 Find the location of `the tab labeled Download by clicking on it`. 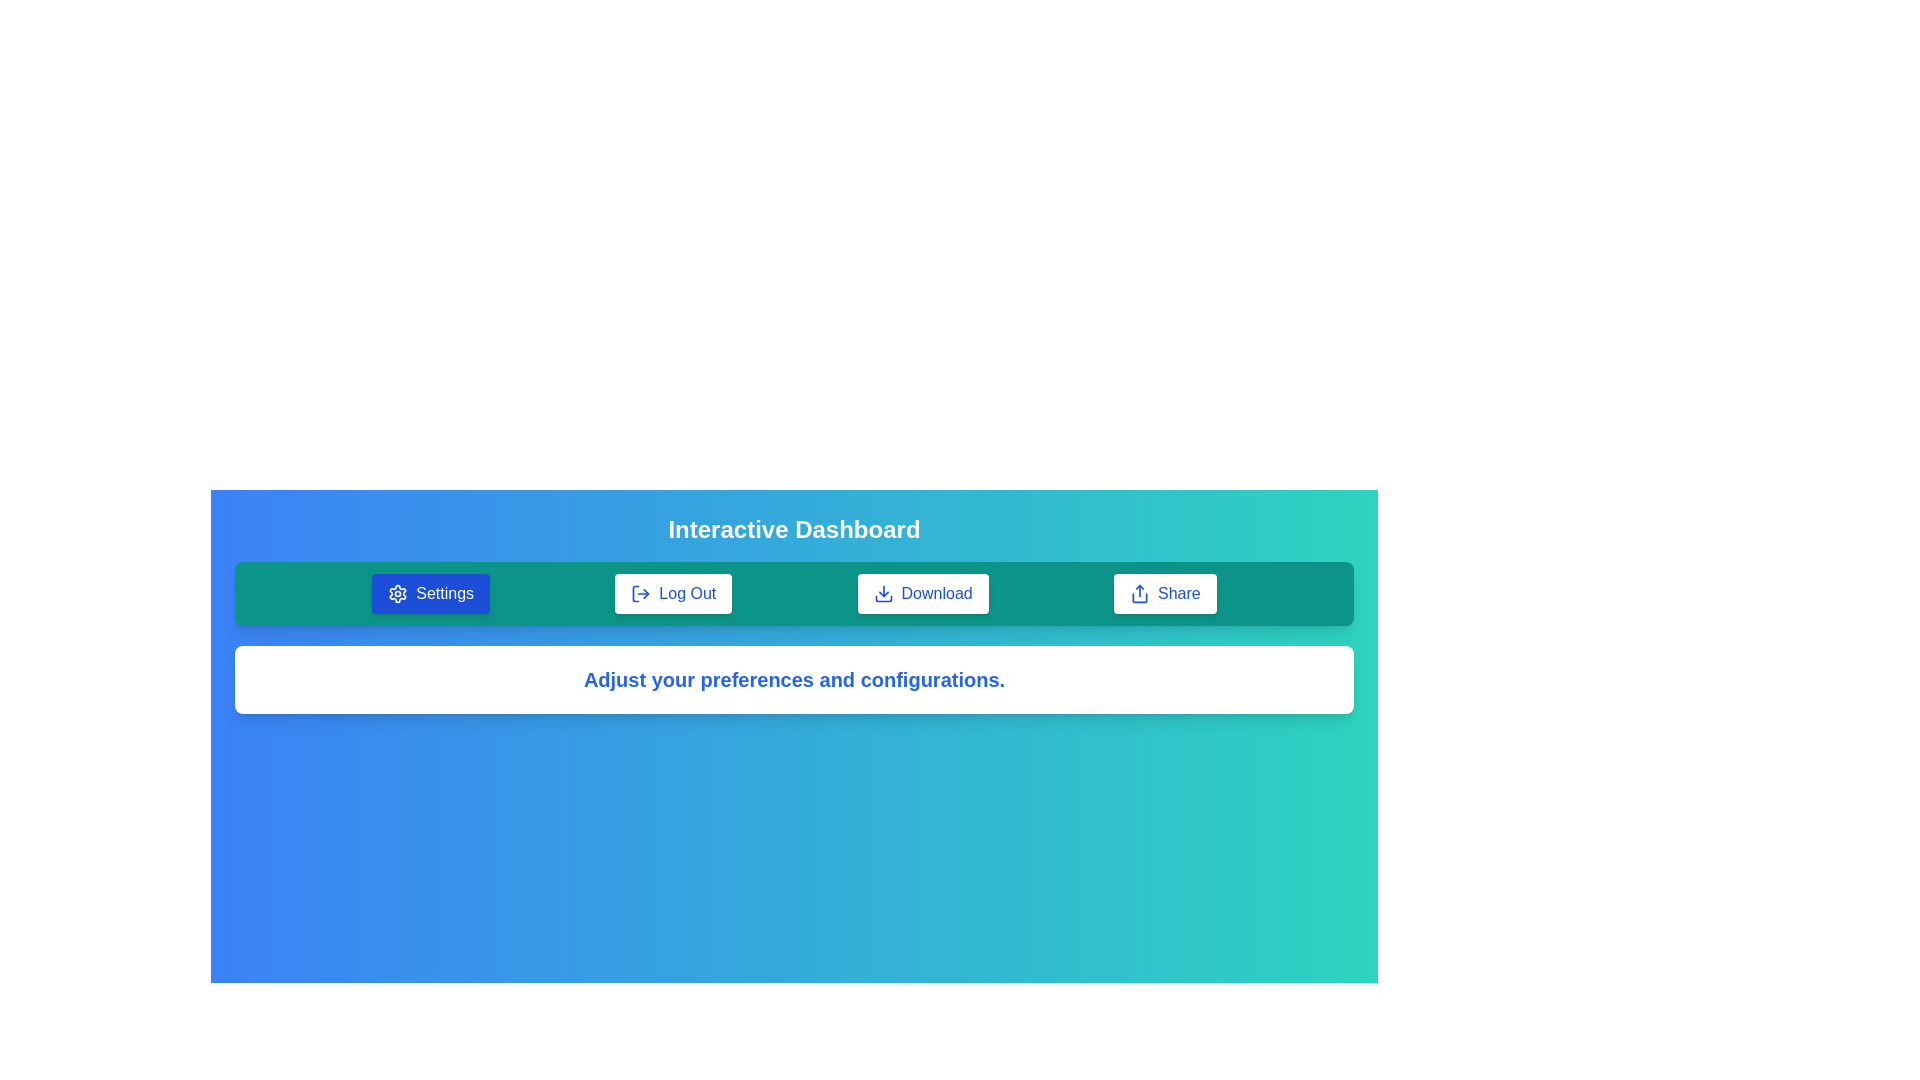

the tab labeled Download by clicking on it is located at coordinates (922, 593).